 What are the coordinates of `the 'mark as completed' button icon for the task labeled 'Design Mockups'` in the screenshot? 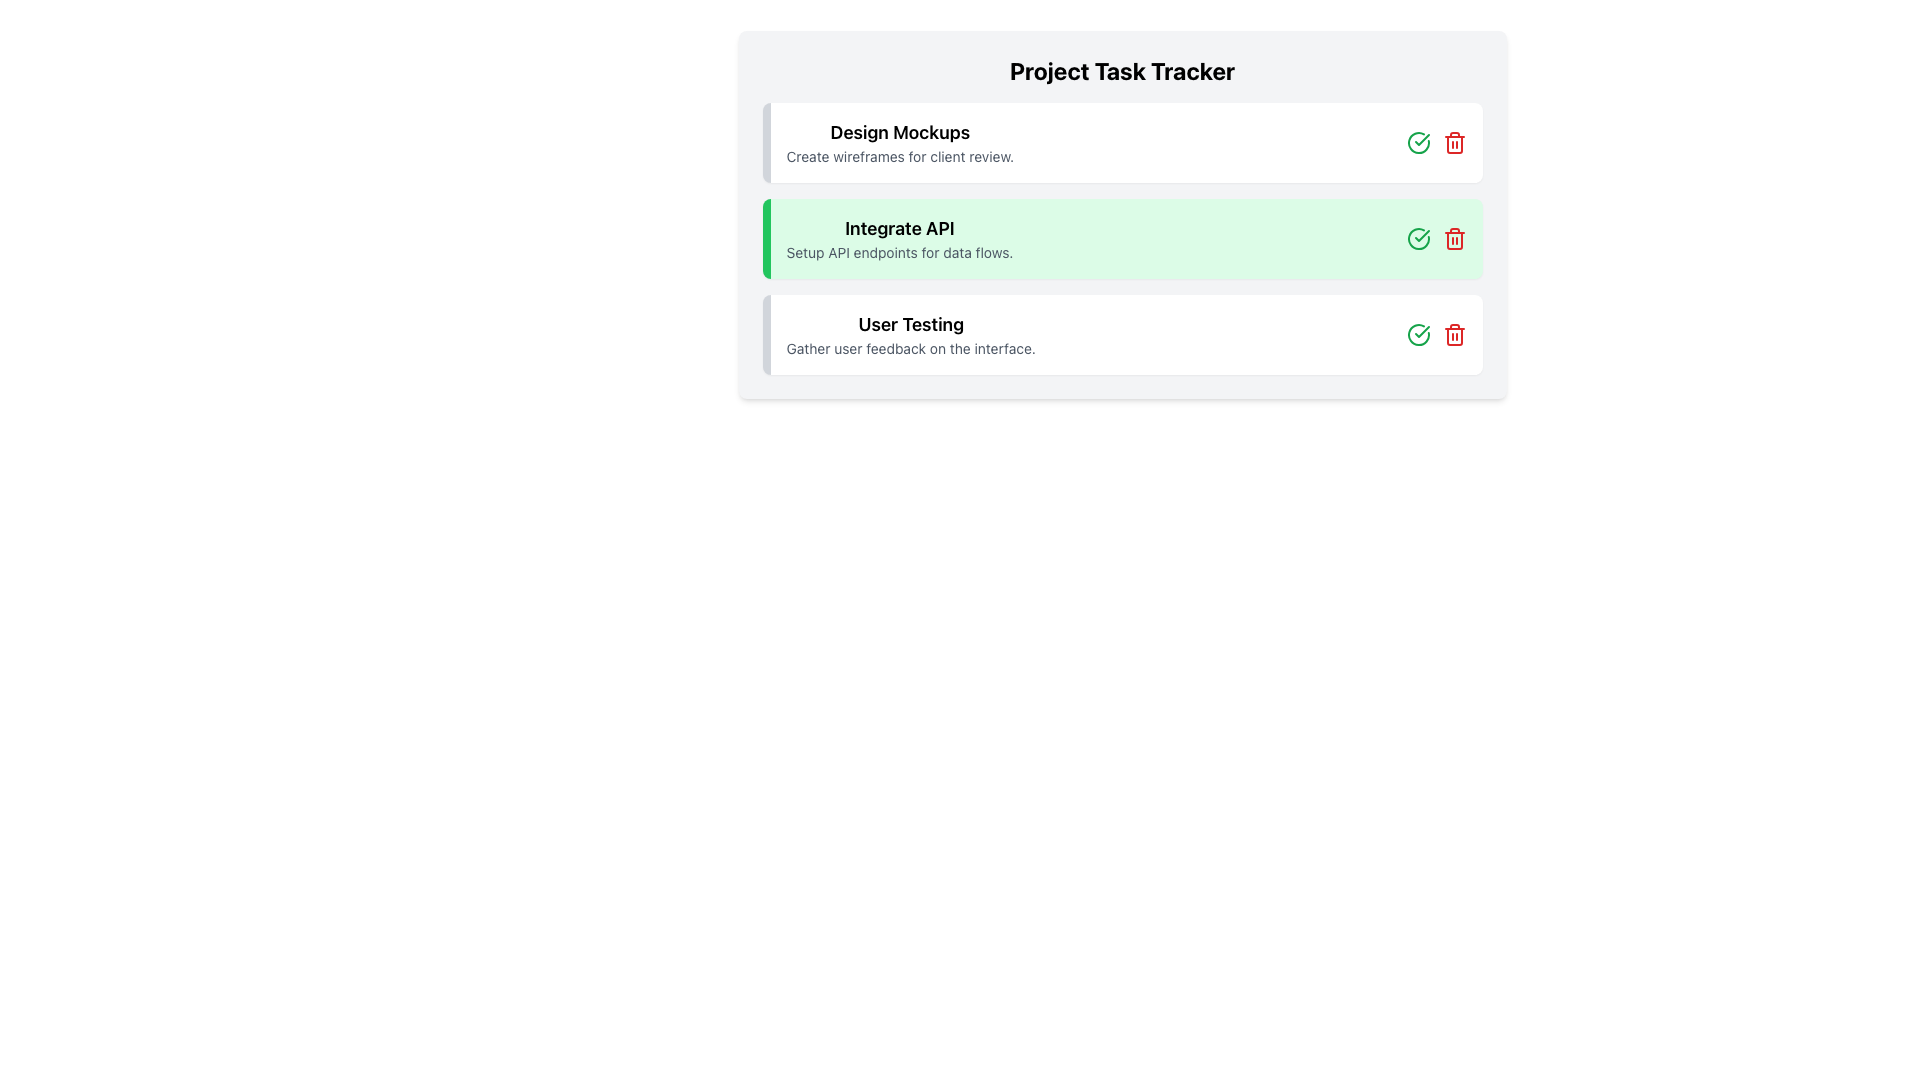 It's located at (1417, 141).